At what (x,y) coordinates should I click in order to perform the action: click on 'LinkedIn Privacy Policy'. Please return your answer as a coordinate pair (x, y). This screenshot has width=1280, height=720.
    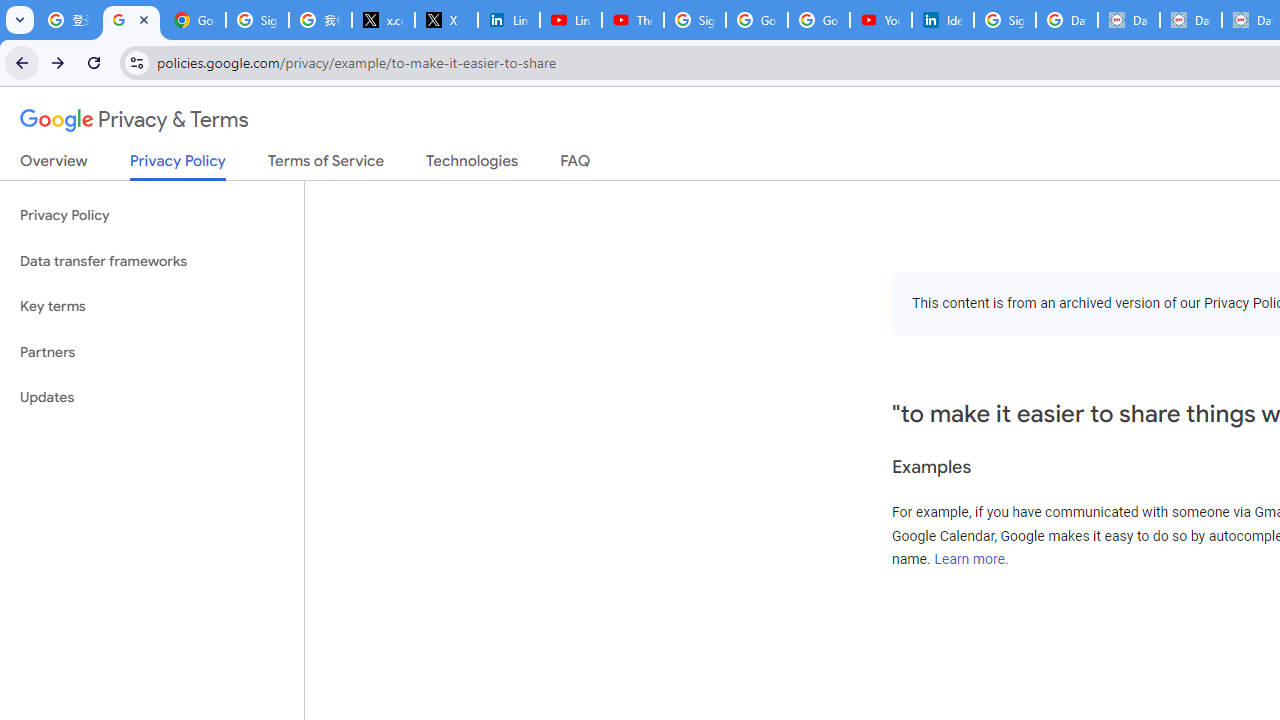
    Looking at the image, I should click on (508, 20).